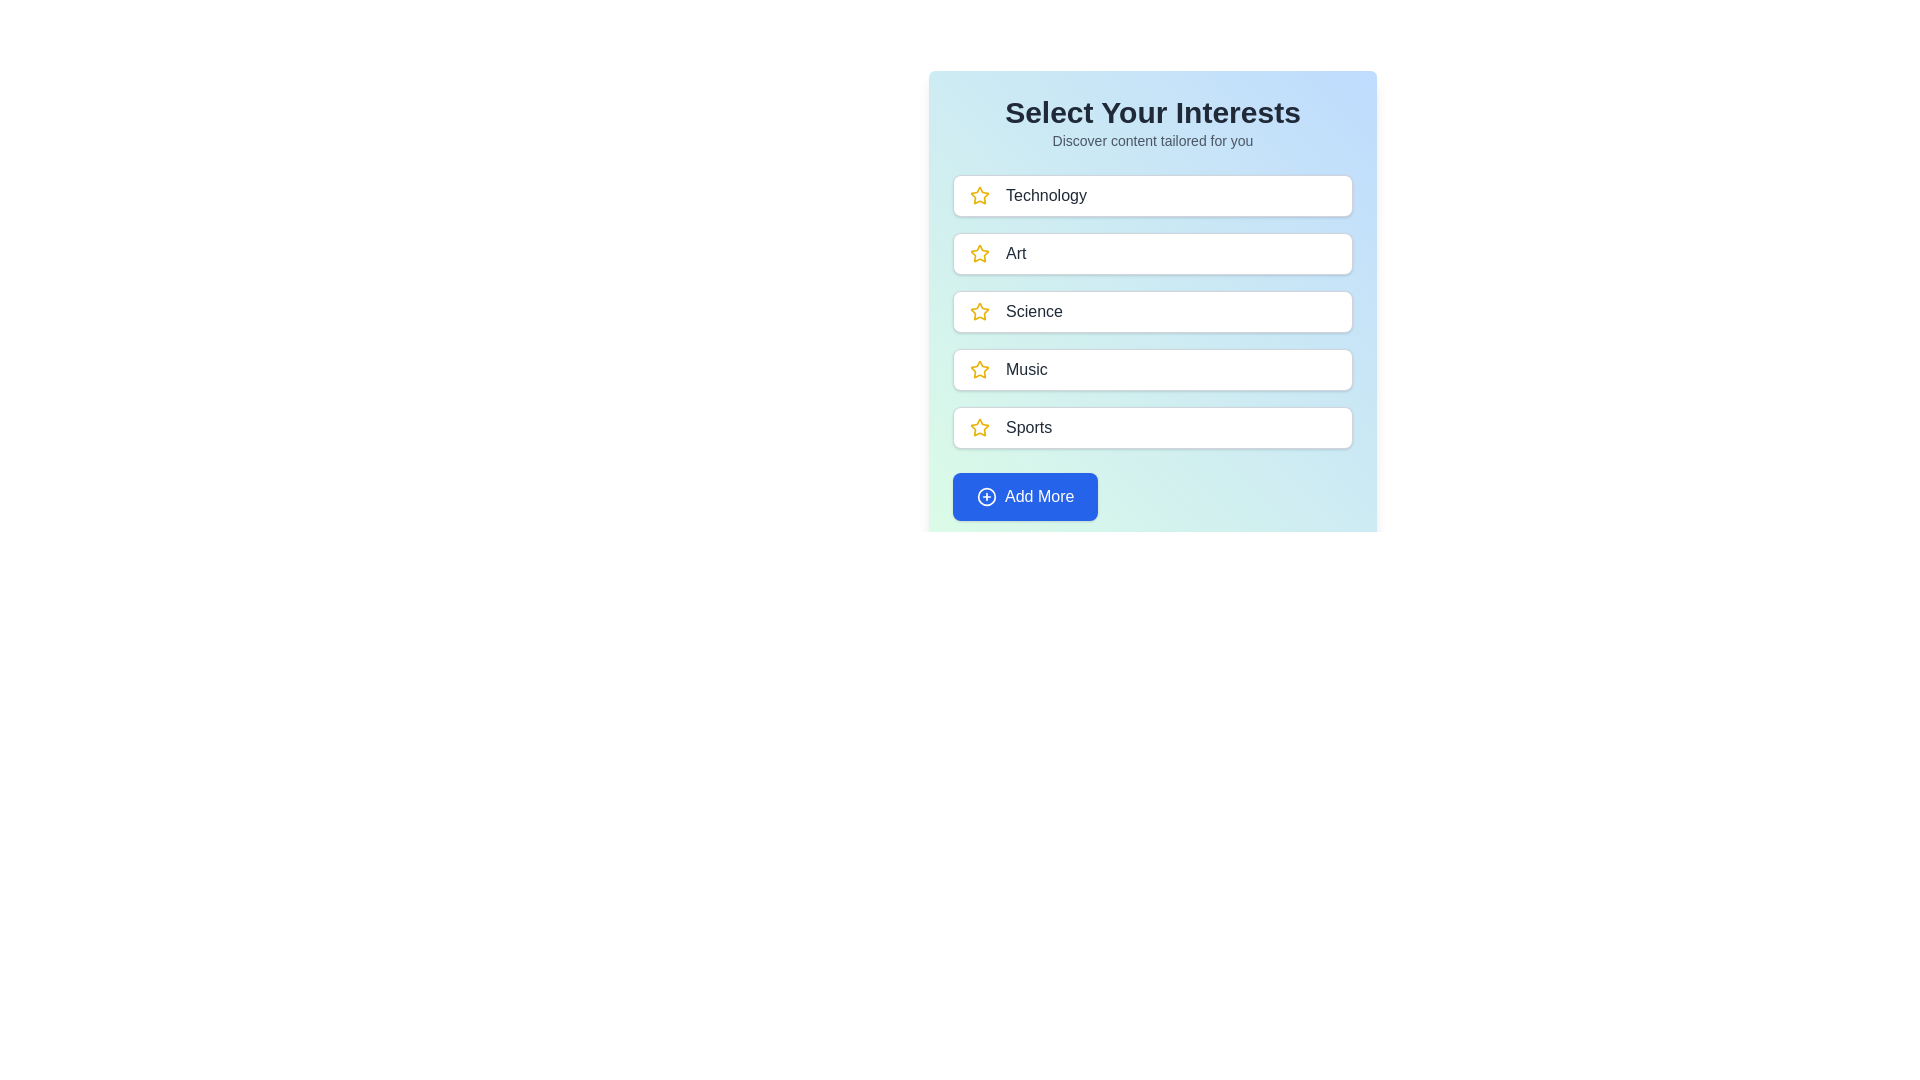 The width and height of the screenshot is (1920, 1080). What do you see at coordinates (1152, 253) in the screenshot?
I see `the category named Art` at bounding box center [1152, 253].